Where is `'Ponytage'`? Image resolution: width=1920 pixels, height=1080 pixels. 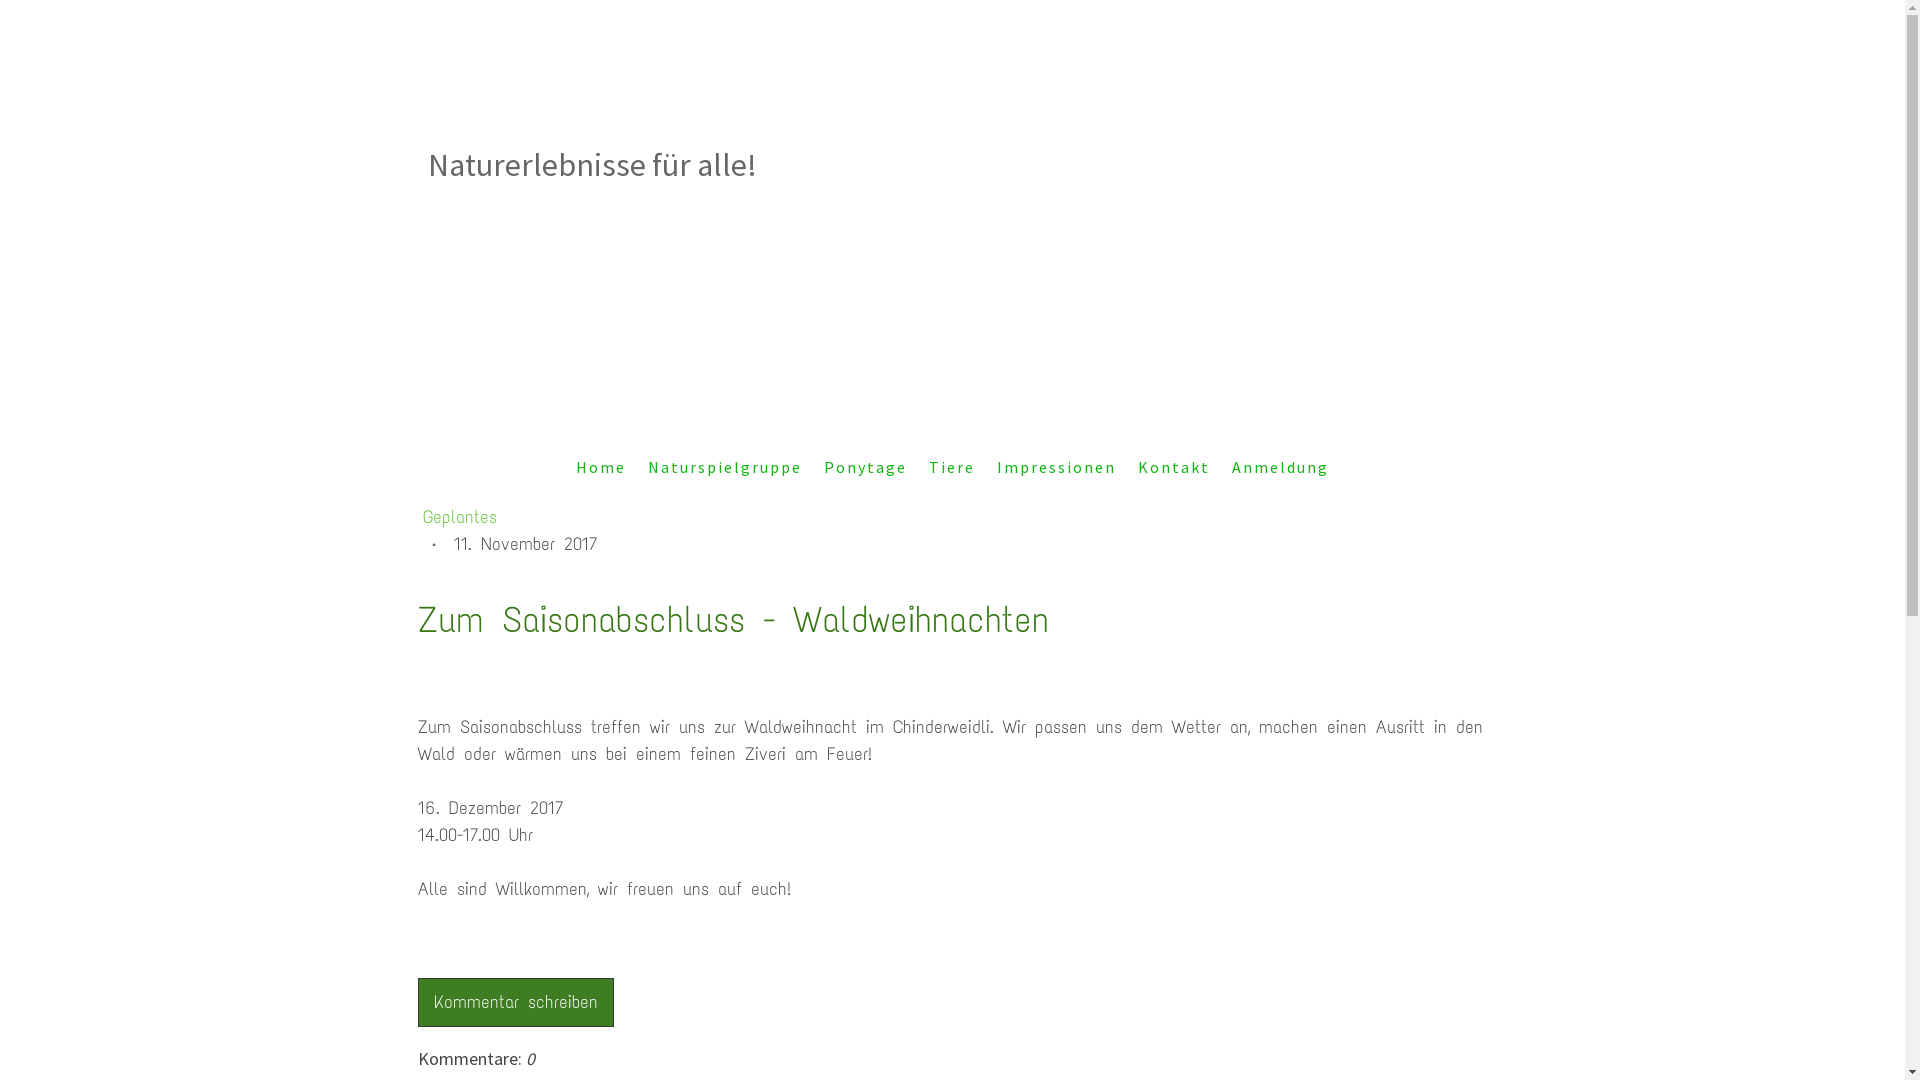
'Ponytage' is located at coordinates (865, 466).